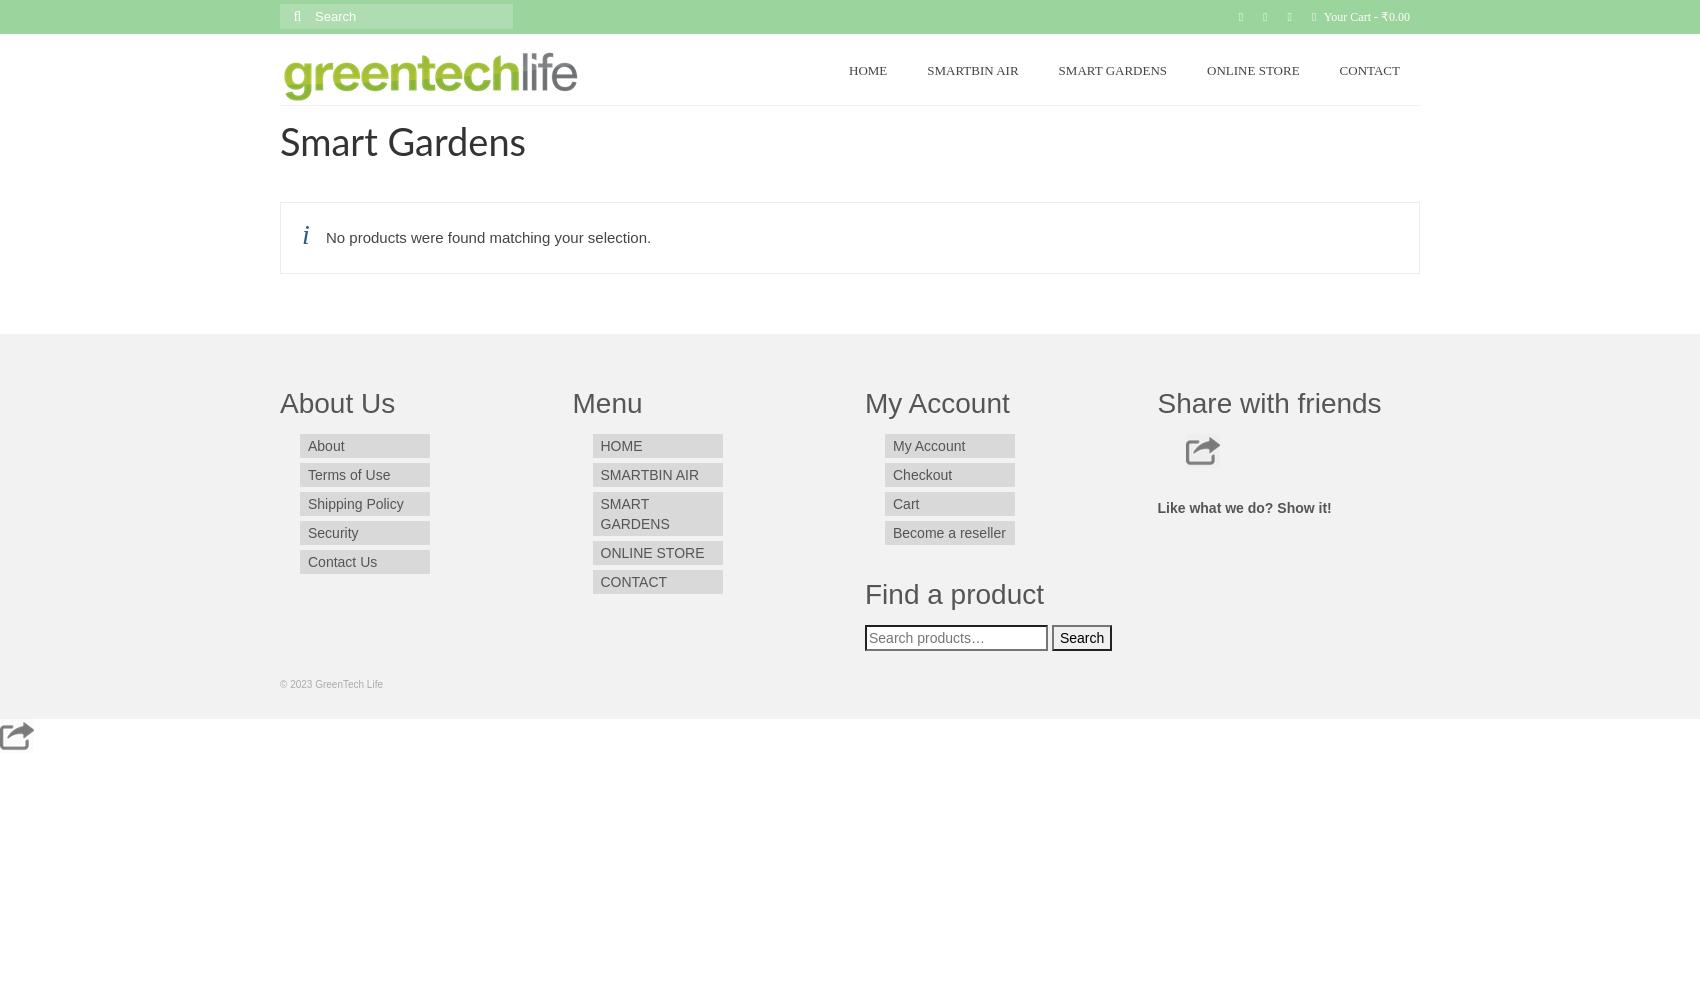 This screenshot has width=1700, height=1000. I want to click on 'About Us', so click(336, 403).